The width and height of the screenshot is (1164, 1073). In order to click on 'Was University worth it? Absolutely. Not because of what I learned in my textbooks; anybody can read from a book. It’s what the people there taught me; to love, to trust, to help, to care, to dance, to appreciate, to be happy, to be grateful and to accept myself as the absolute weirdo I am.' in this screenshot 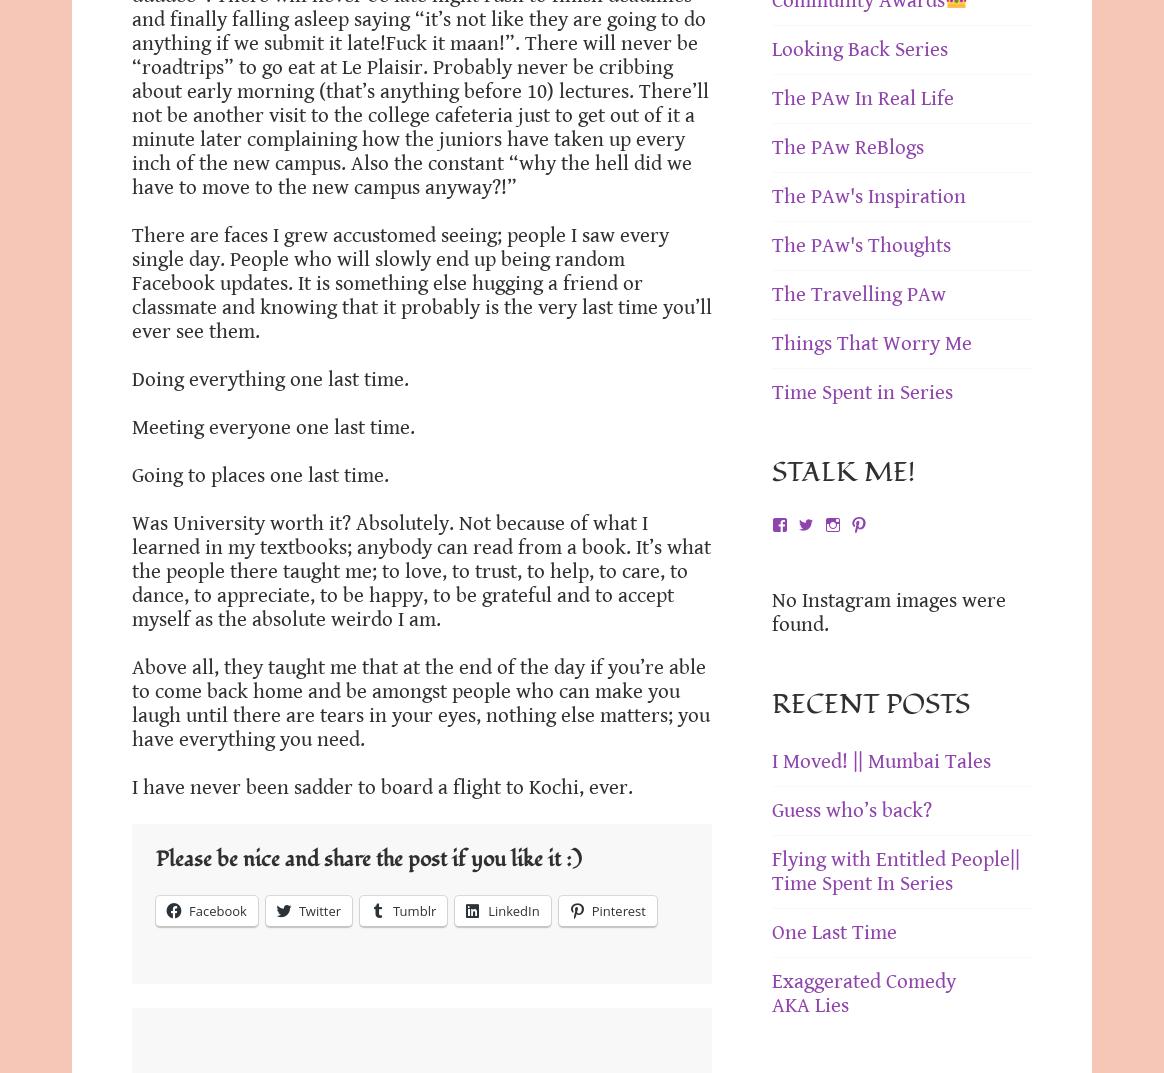, I will do `click(421, 571)`.